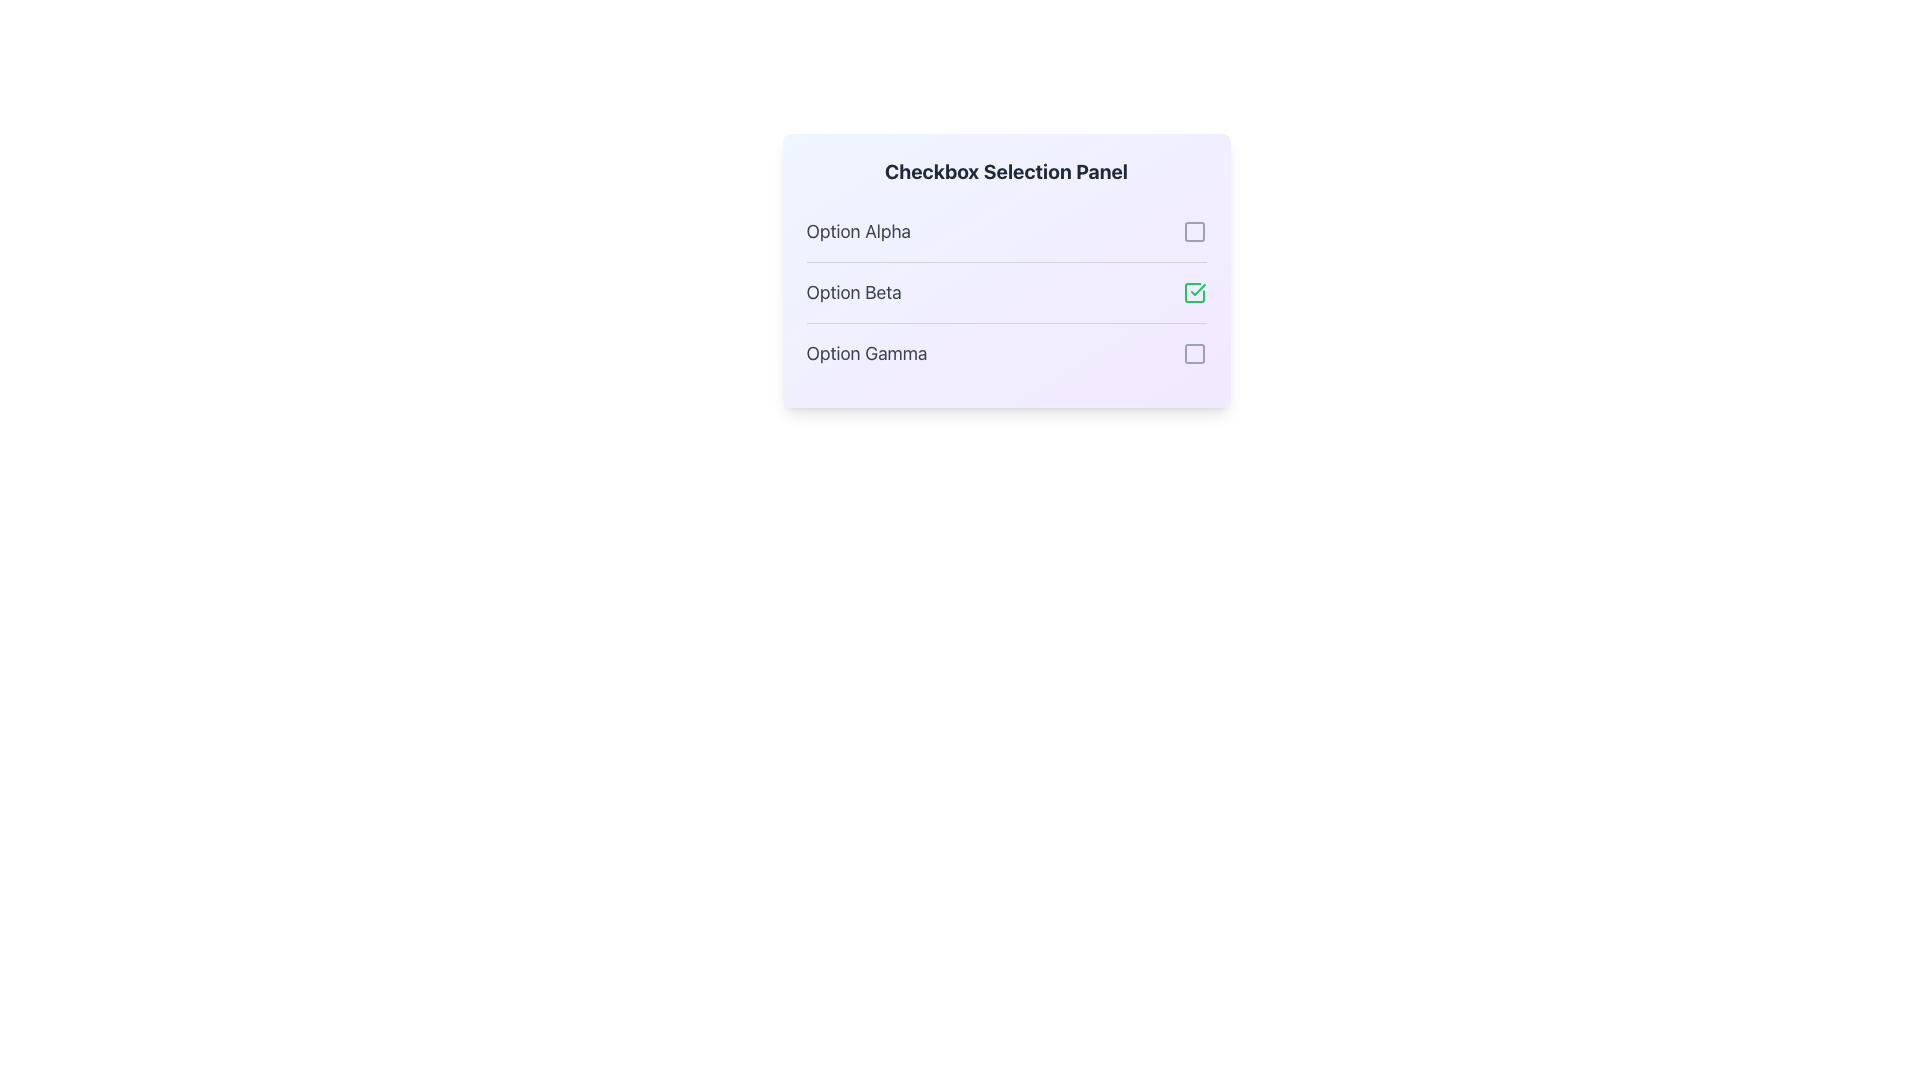 The image size is (1920, 1080). Describe the element at coordinates (1006, 293) in the screenshot. I see `the second option 'Option Beta'` at that location.